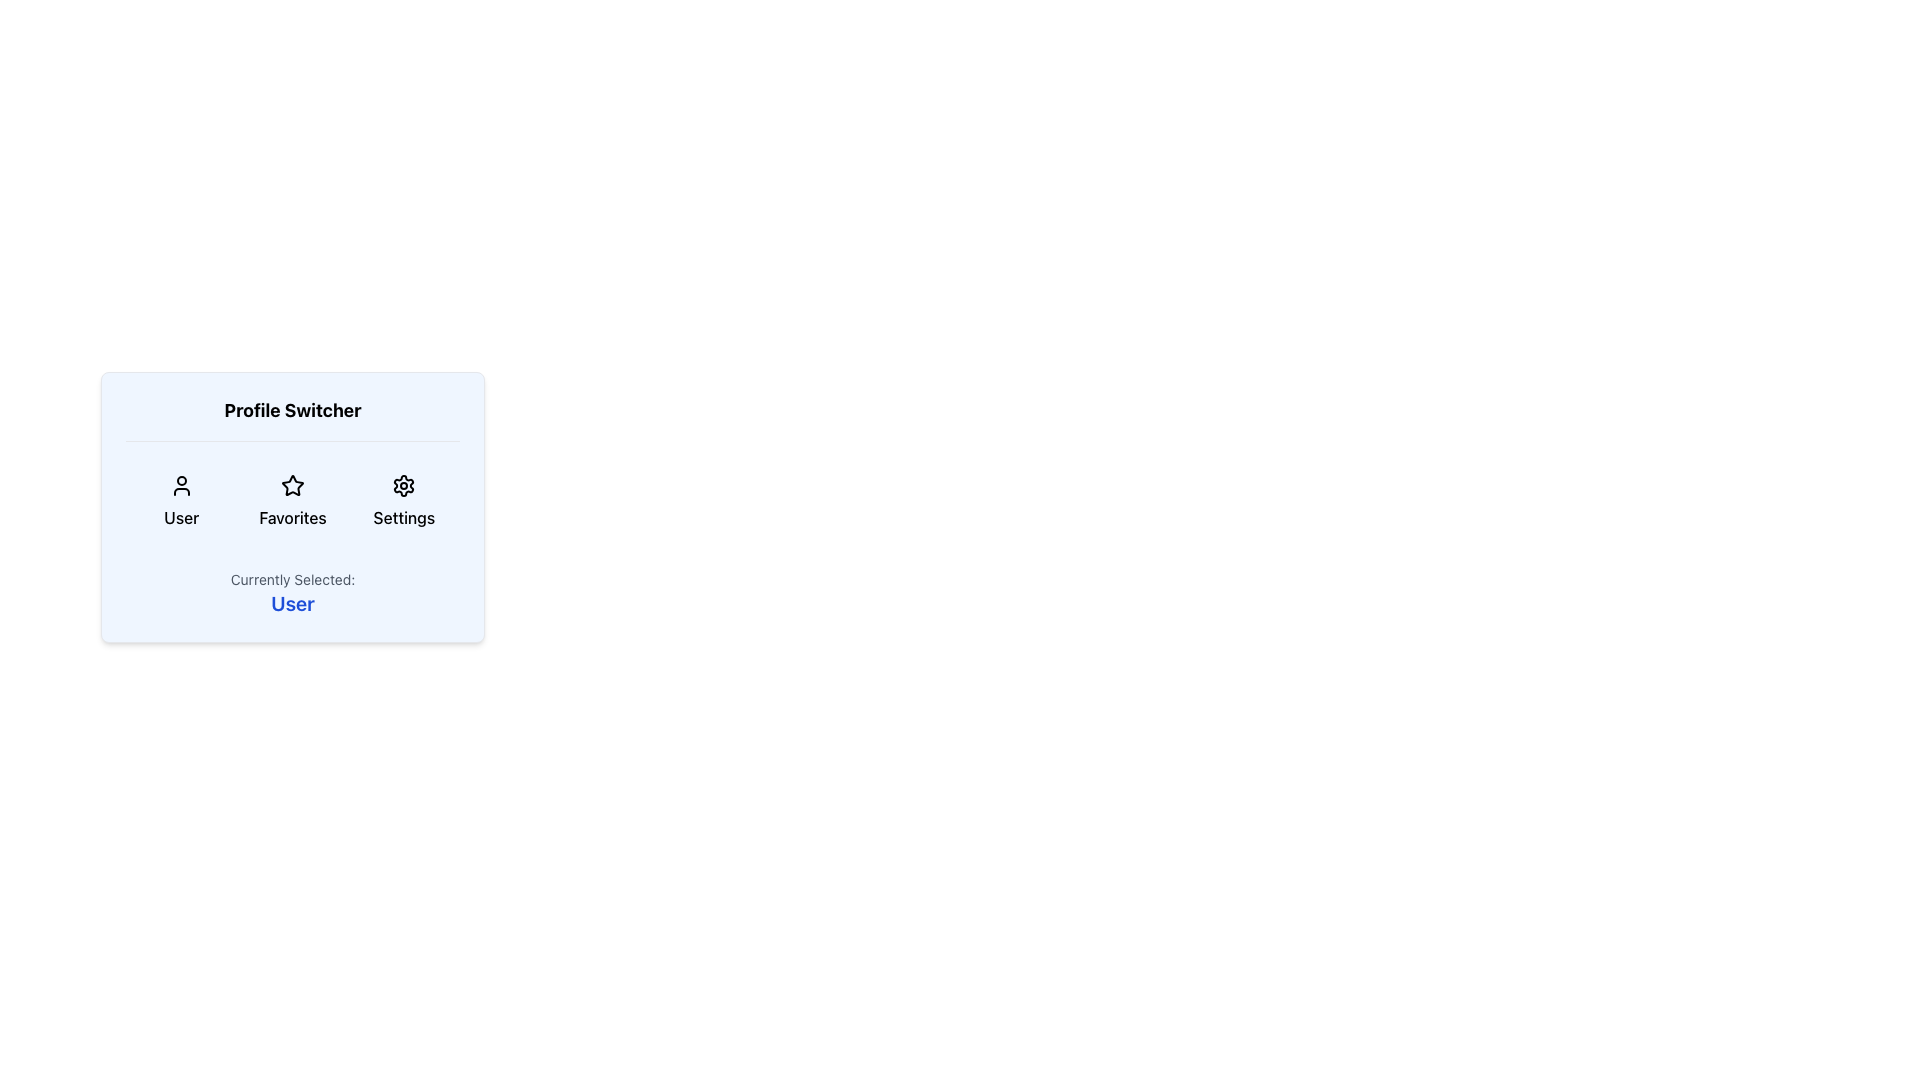 The image size is (1920, 1080). I want to click on the 'User' button in the 'Profile Switcher' section, so click(181, 500).